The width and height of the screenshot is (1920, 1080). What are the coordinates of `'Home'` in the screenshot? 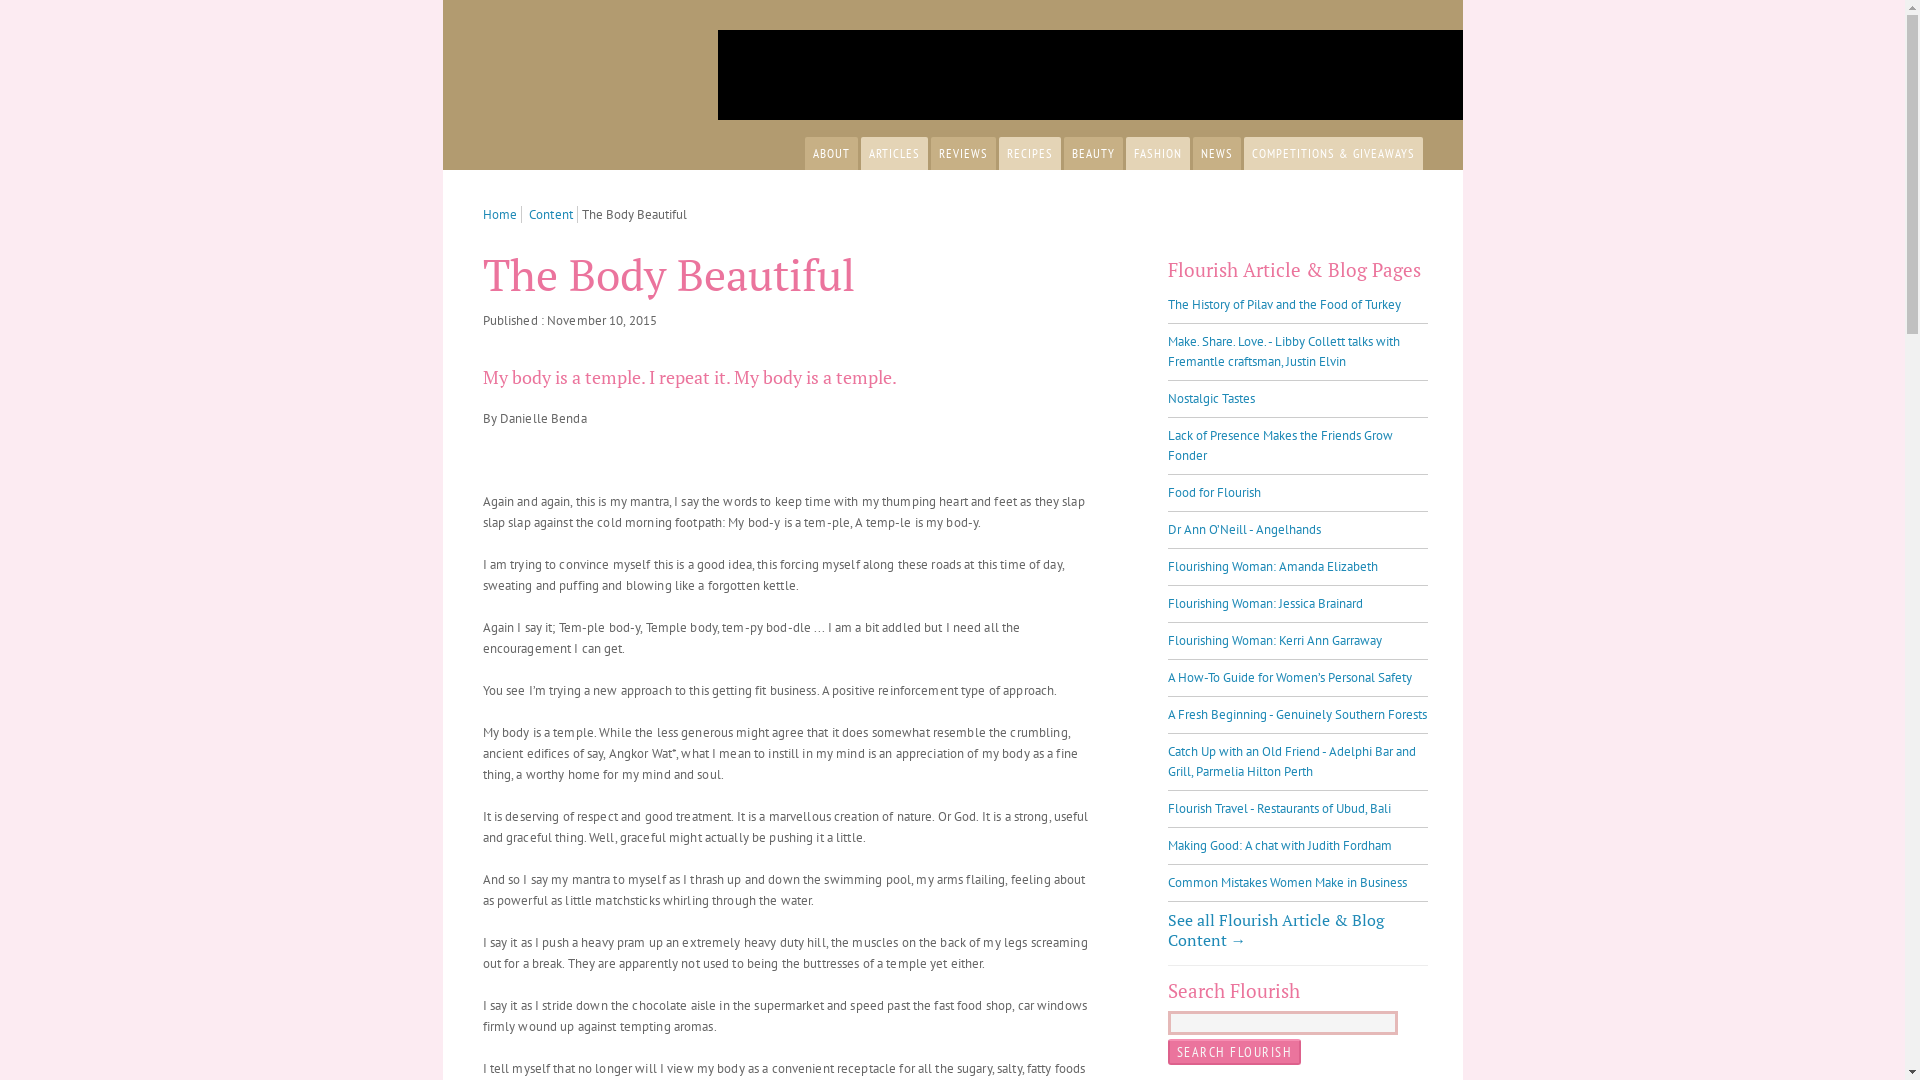 It's located at (502, 214).